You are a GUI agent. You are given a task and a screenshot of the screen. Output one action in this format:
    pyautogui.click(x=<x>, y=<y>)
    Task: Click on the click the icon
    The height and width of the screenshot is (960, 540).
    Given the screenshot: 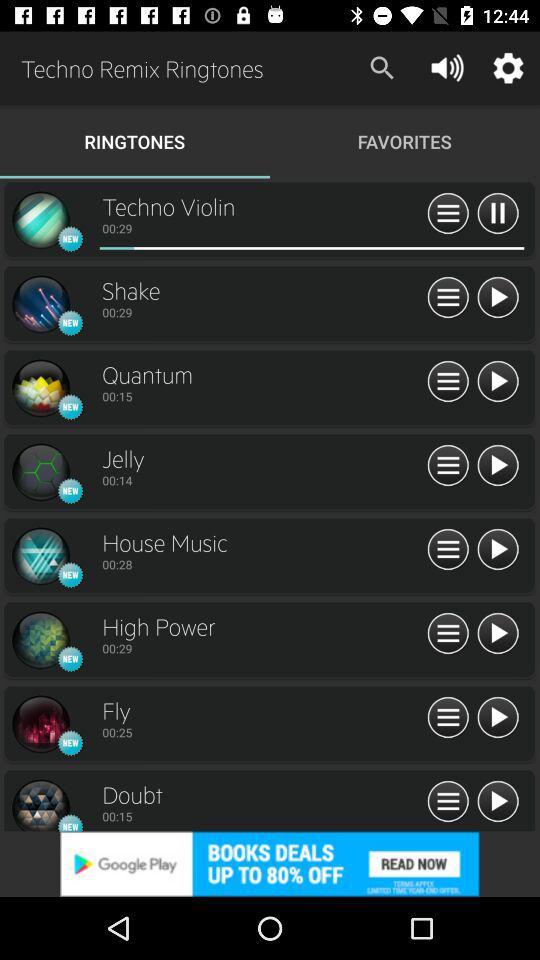 What is the action you would take?
    pyautogui.click(x=40, y=723)
    